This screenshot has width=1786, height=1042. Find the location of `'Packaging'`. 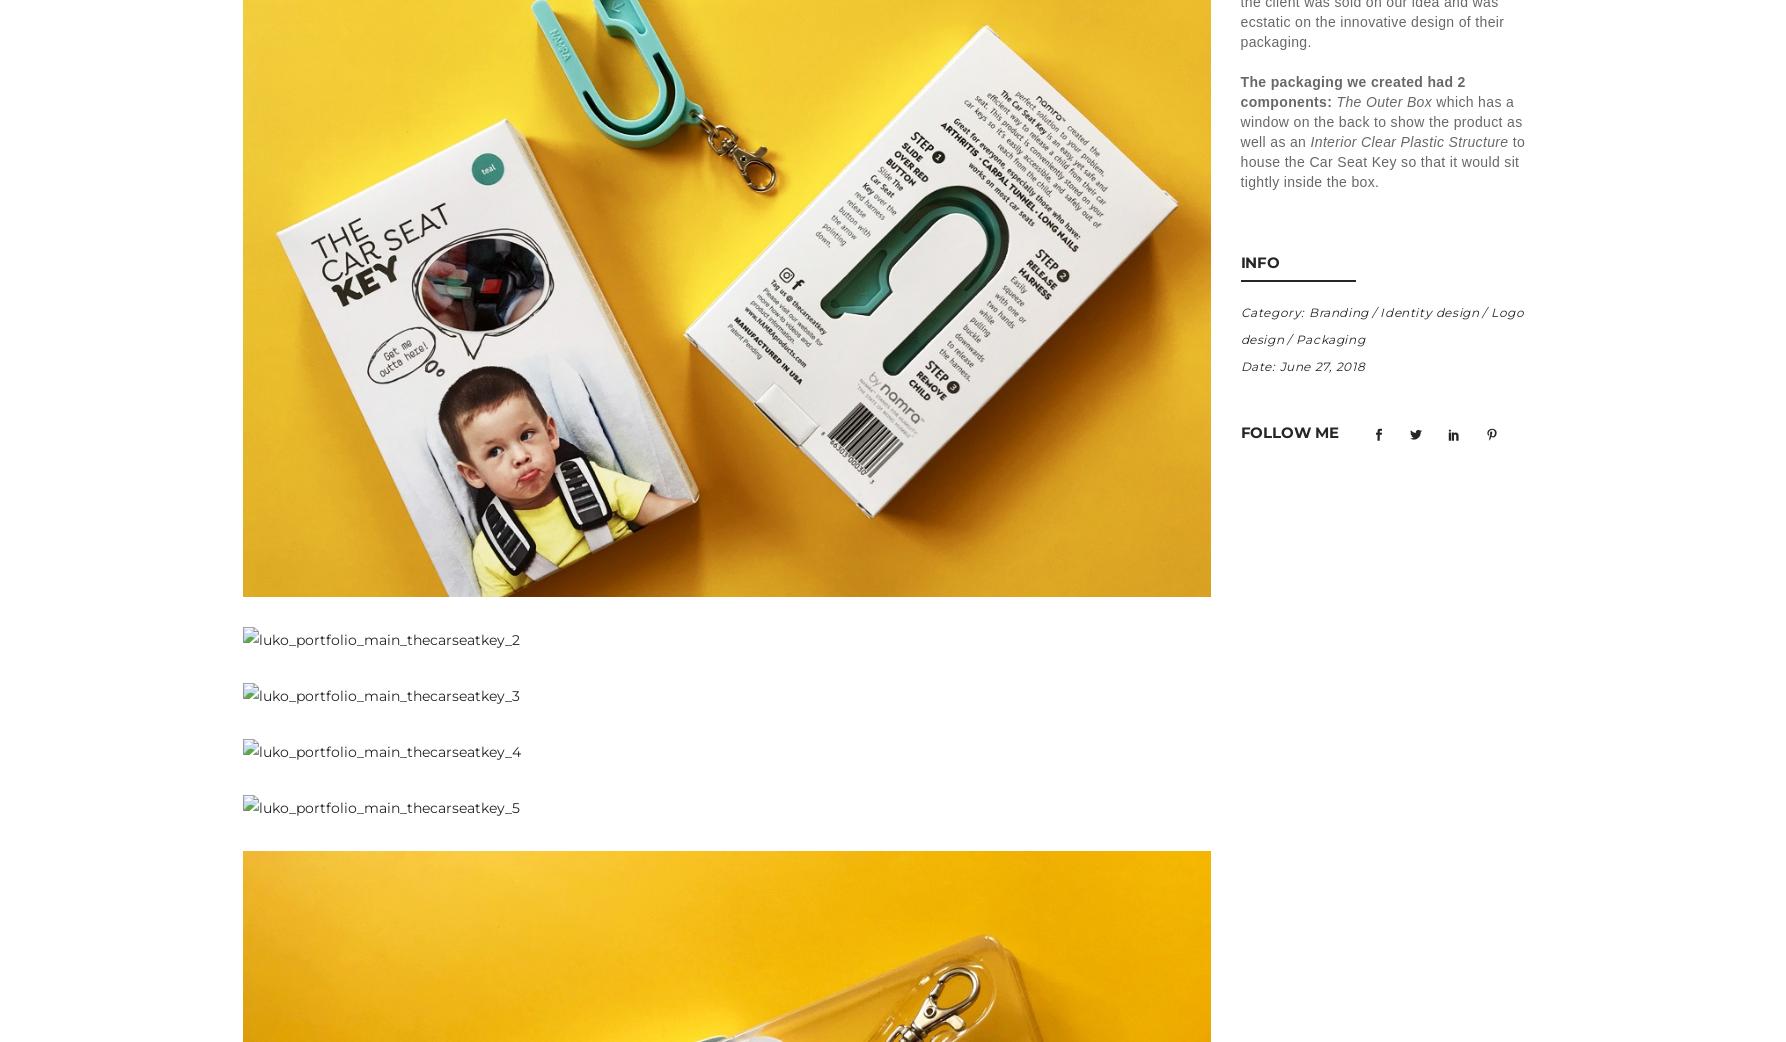

'Packaging' is located at coordinates (1330, 338).